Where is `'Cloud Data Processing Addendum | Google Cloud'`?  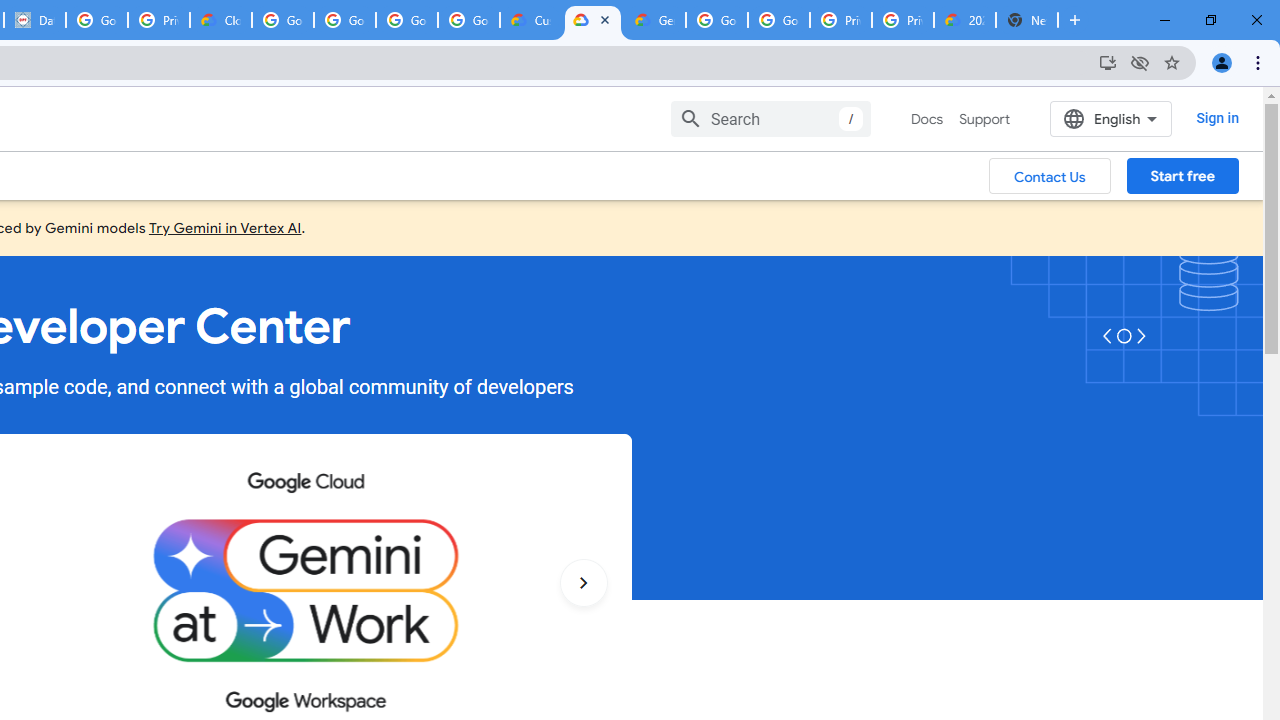 'Cloud Data Processing Addendum | Google Cloud' is located at coordinates (220, 20).